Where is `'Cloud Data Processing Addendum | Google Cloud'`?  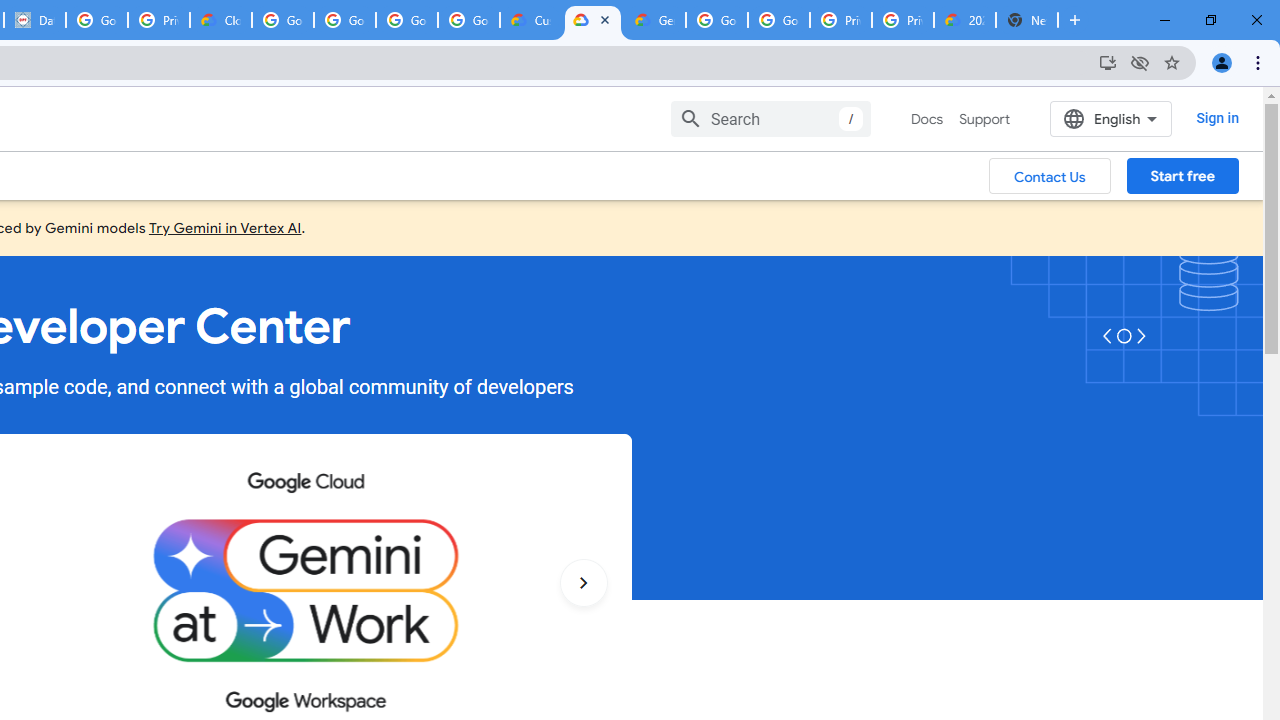 'Cloud Data Processing Addendum | Google Cloud' is located at coordinates (220, 20).